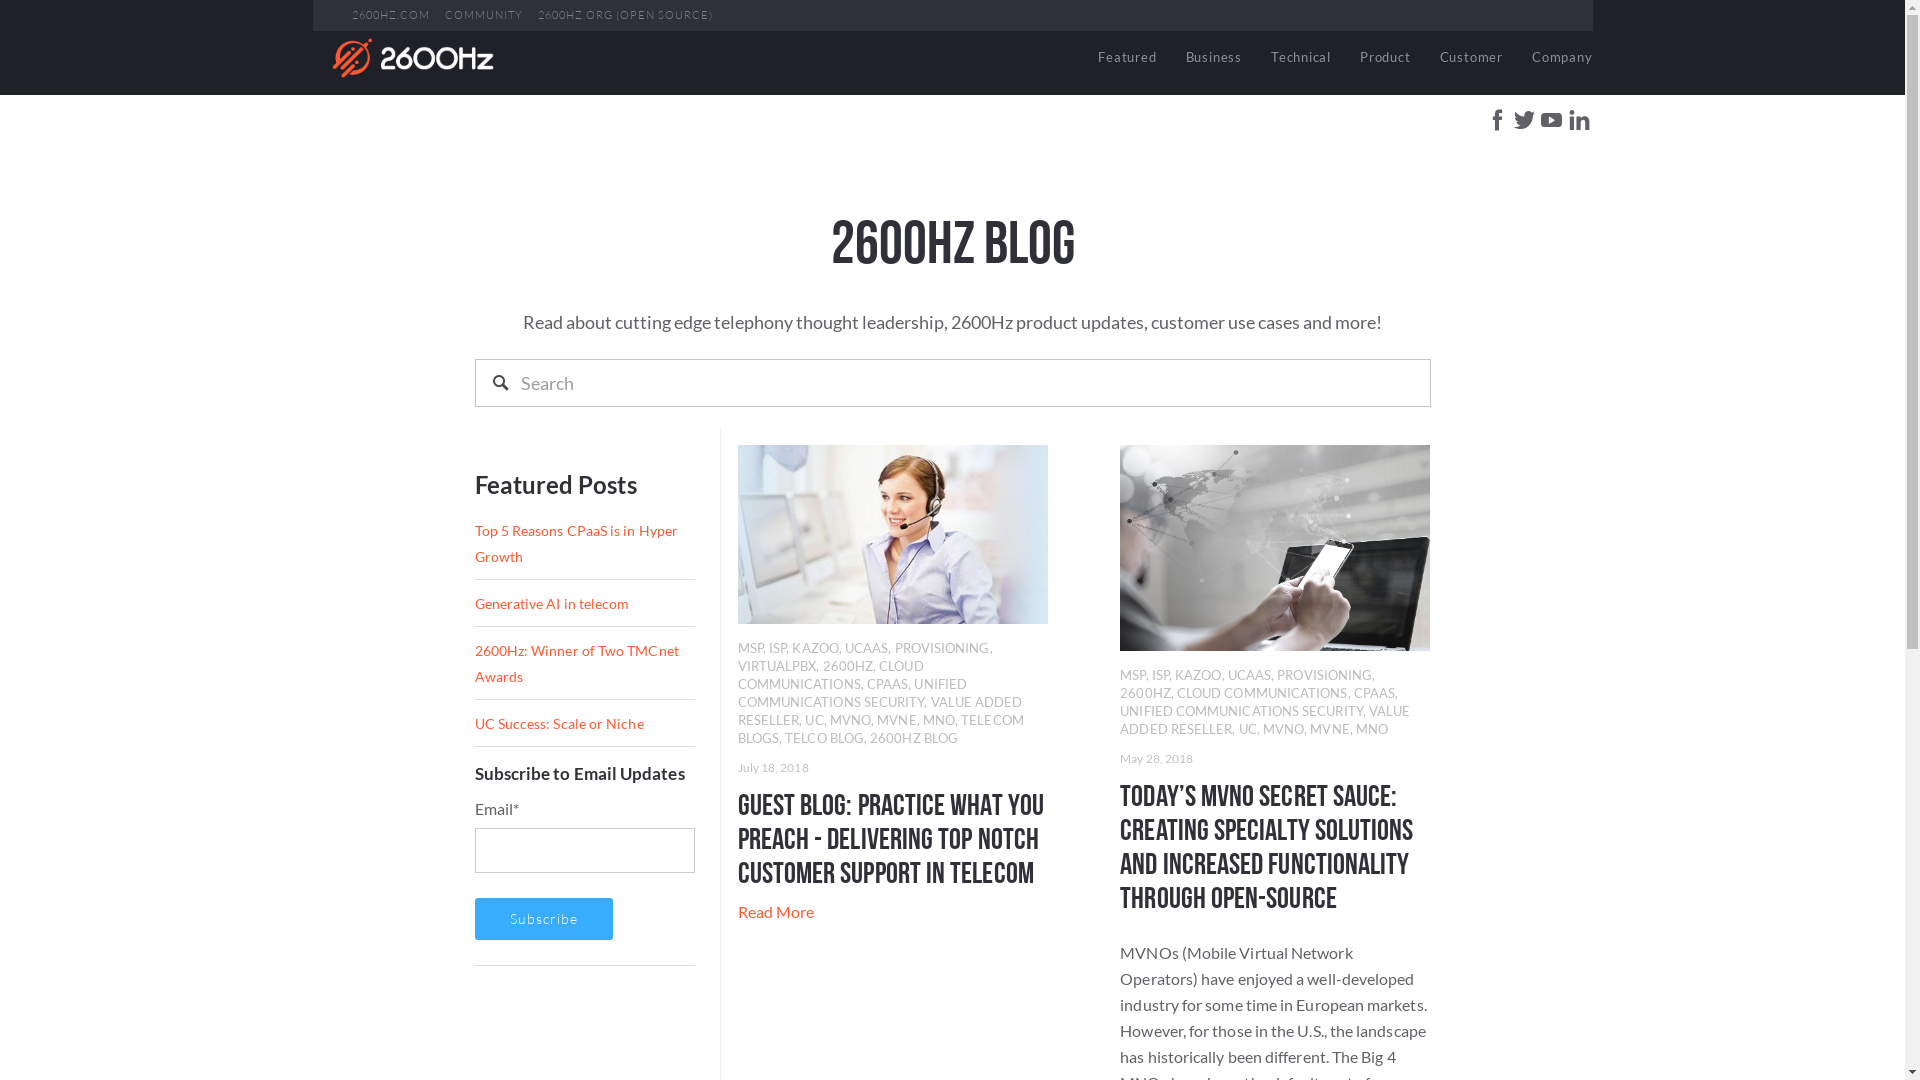 The width and height of the screenshot is (1920, 1080). Describe the element at coordinates (351, 15) in the screenshot. I see `'2600HZ.COM'` at that location.